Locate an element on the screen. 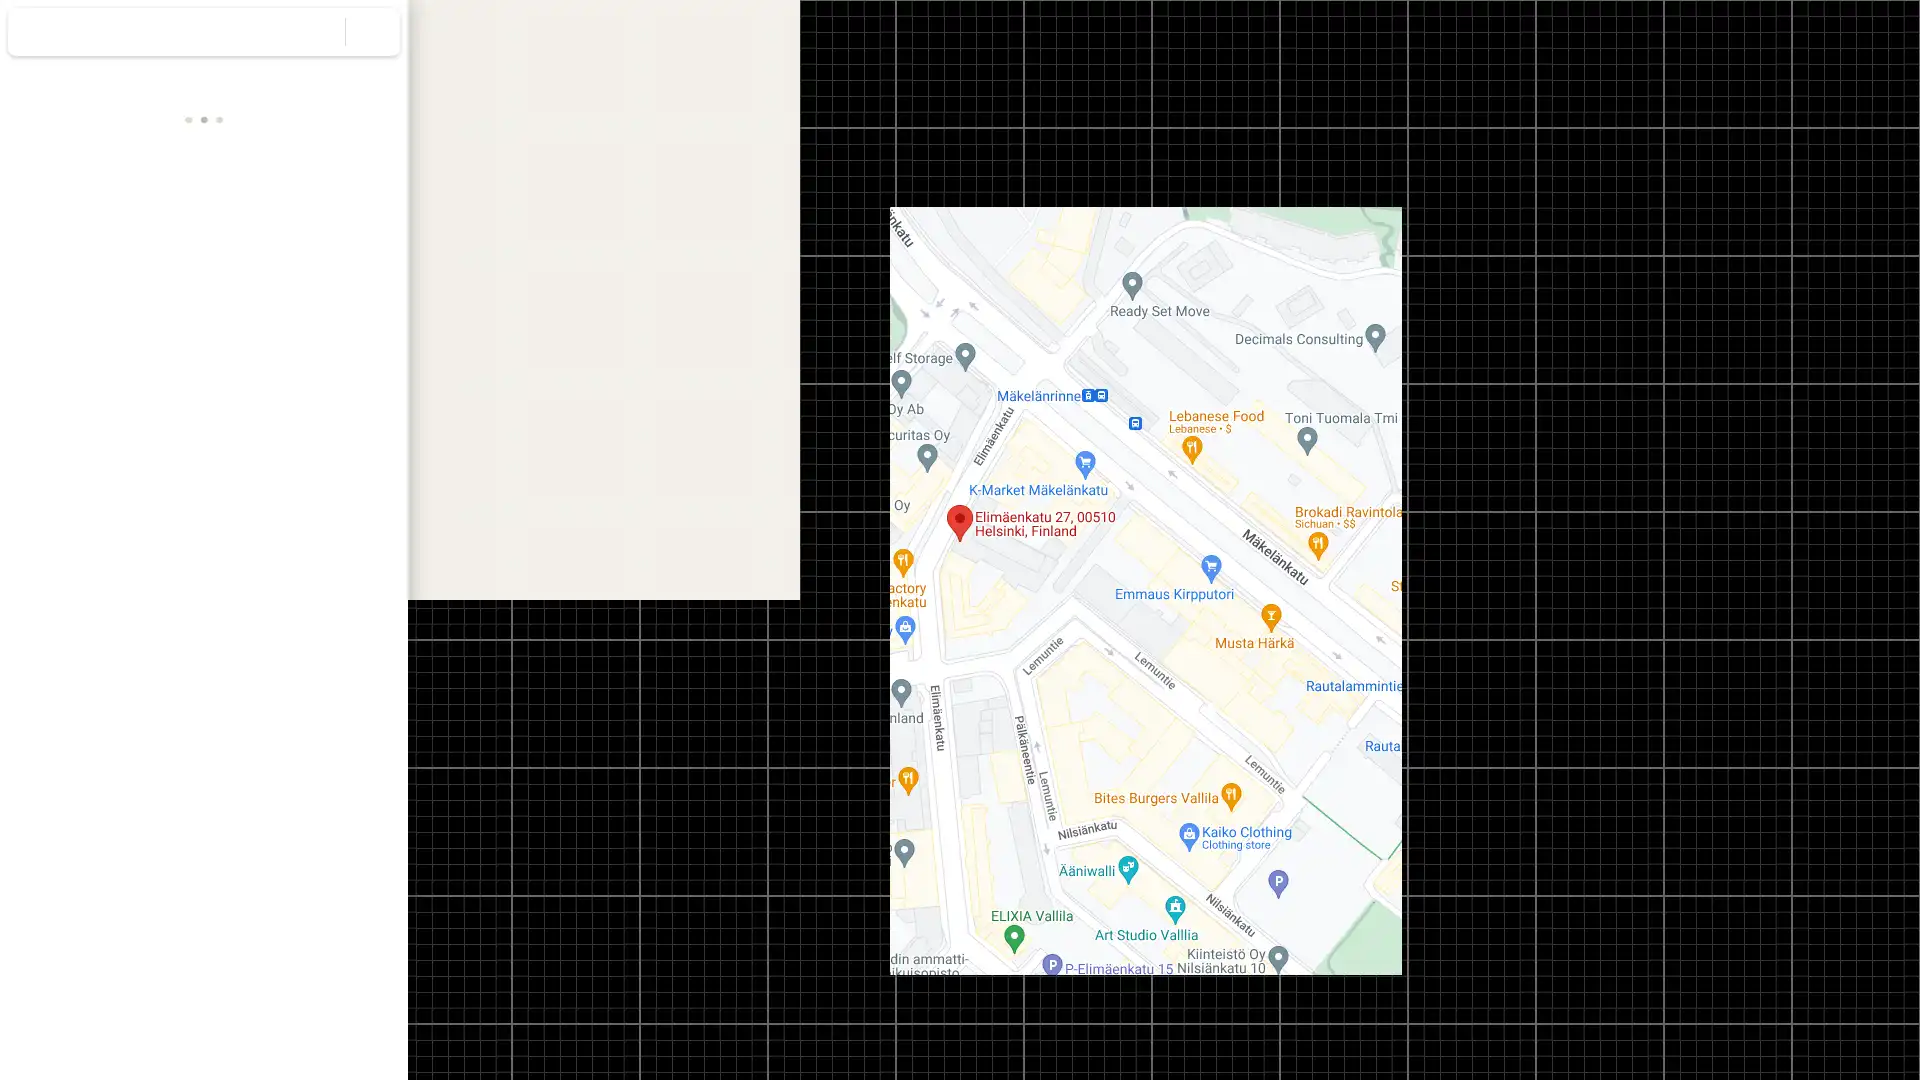 This screenshot has height=1080, width=1920. Directions to Elimaenkatu 27 is located at coordinates (57, 342).